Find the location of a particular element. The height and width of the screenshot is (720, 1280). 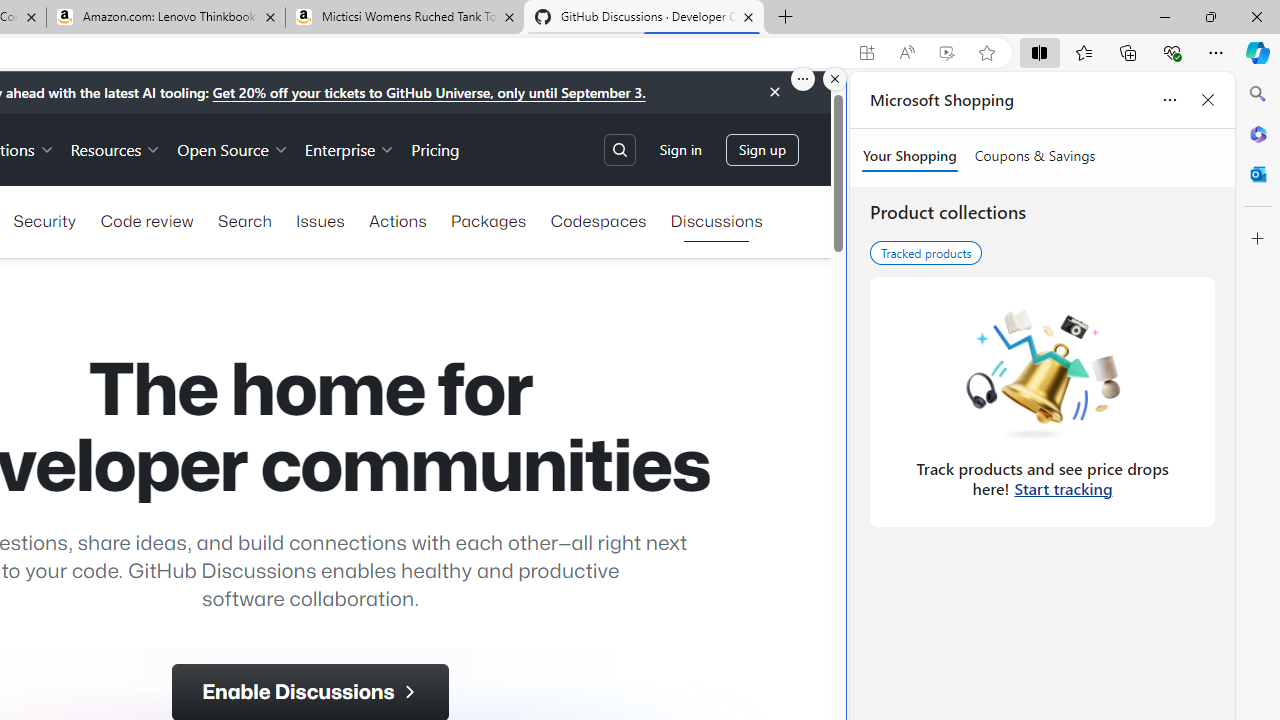

'Security' is located at coordinates (44, 221).